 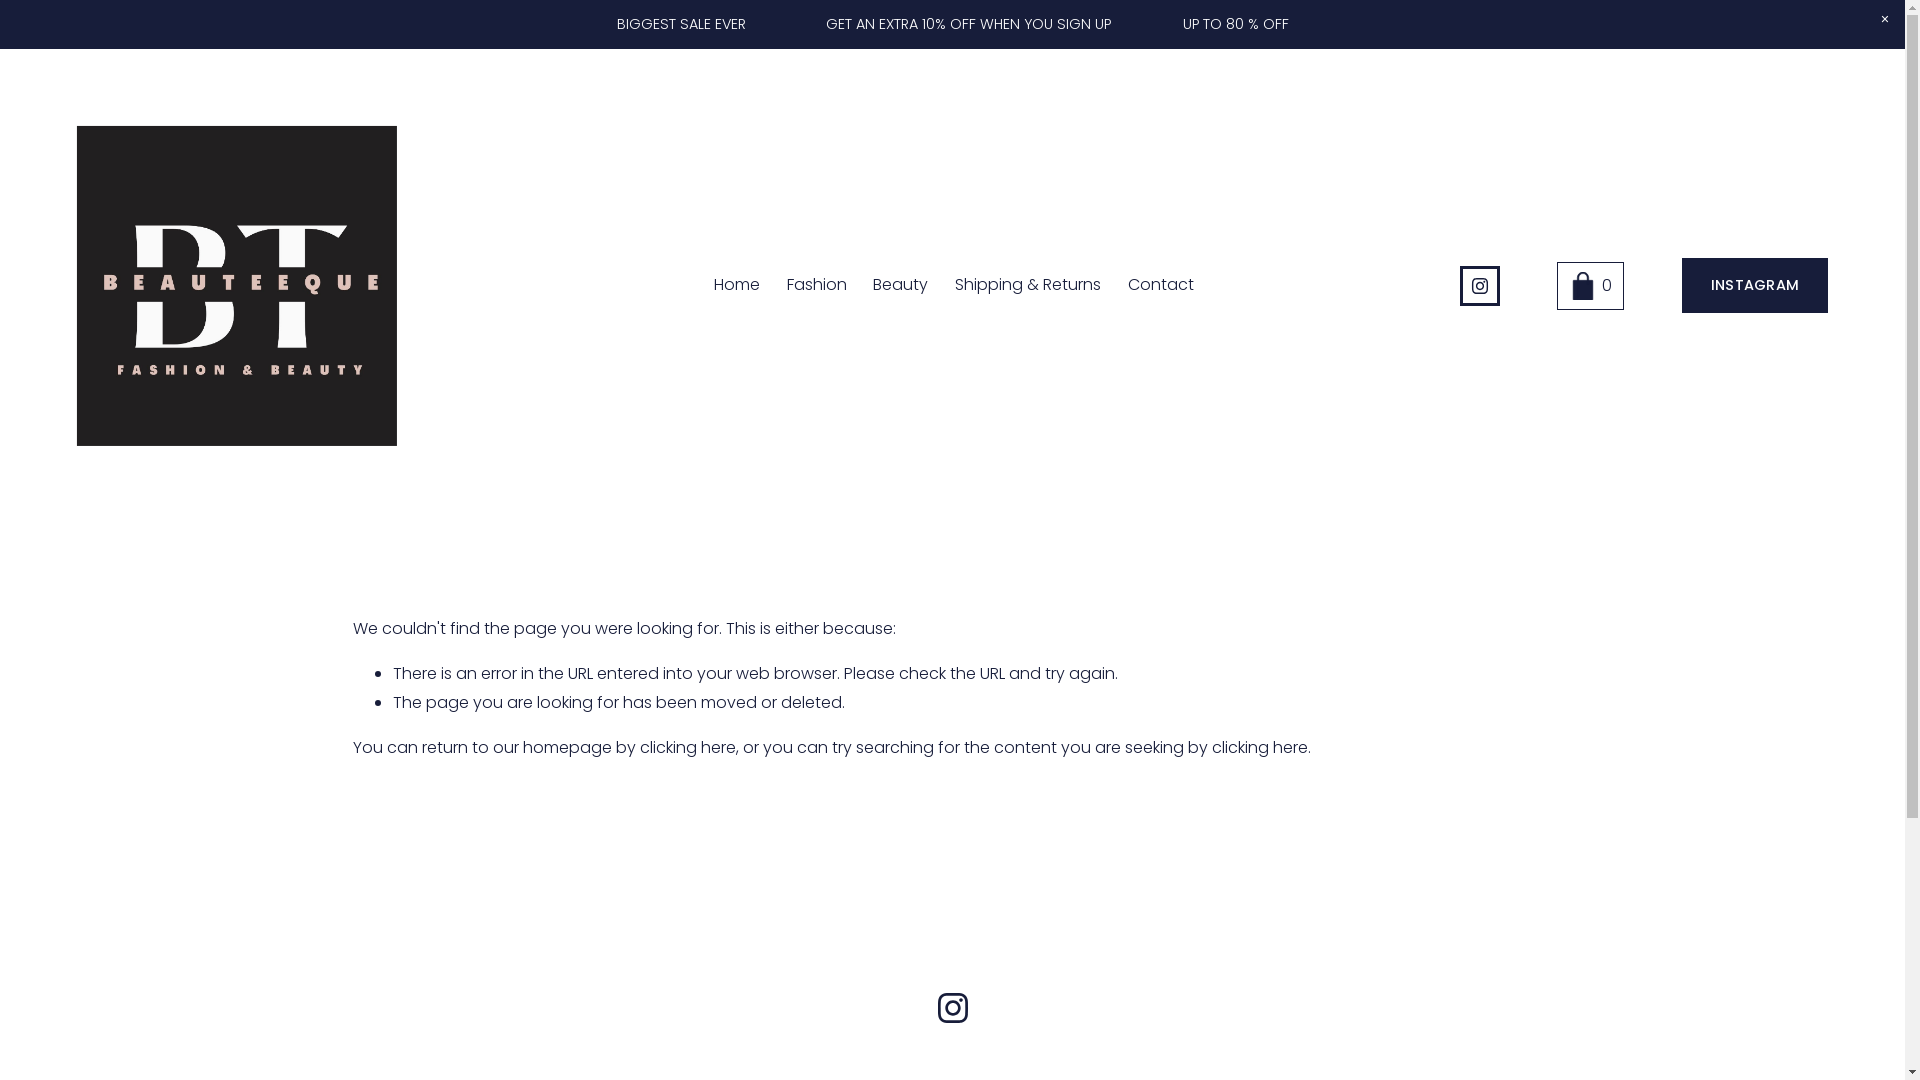 I want to click on 'Home', so click(x=736, y=285).